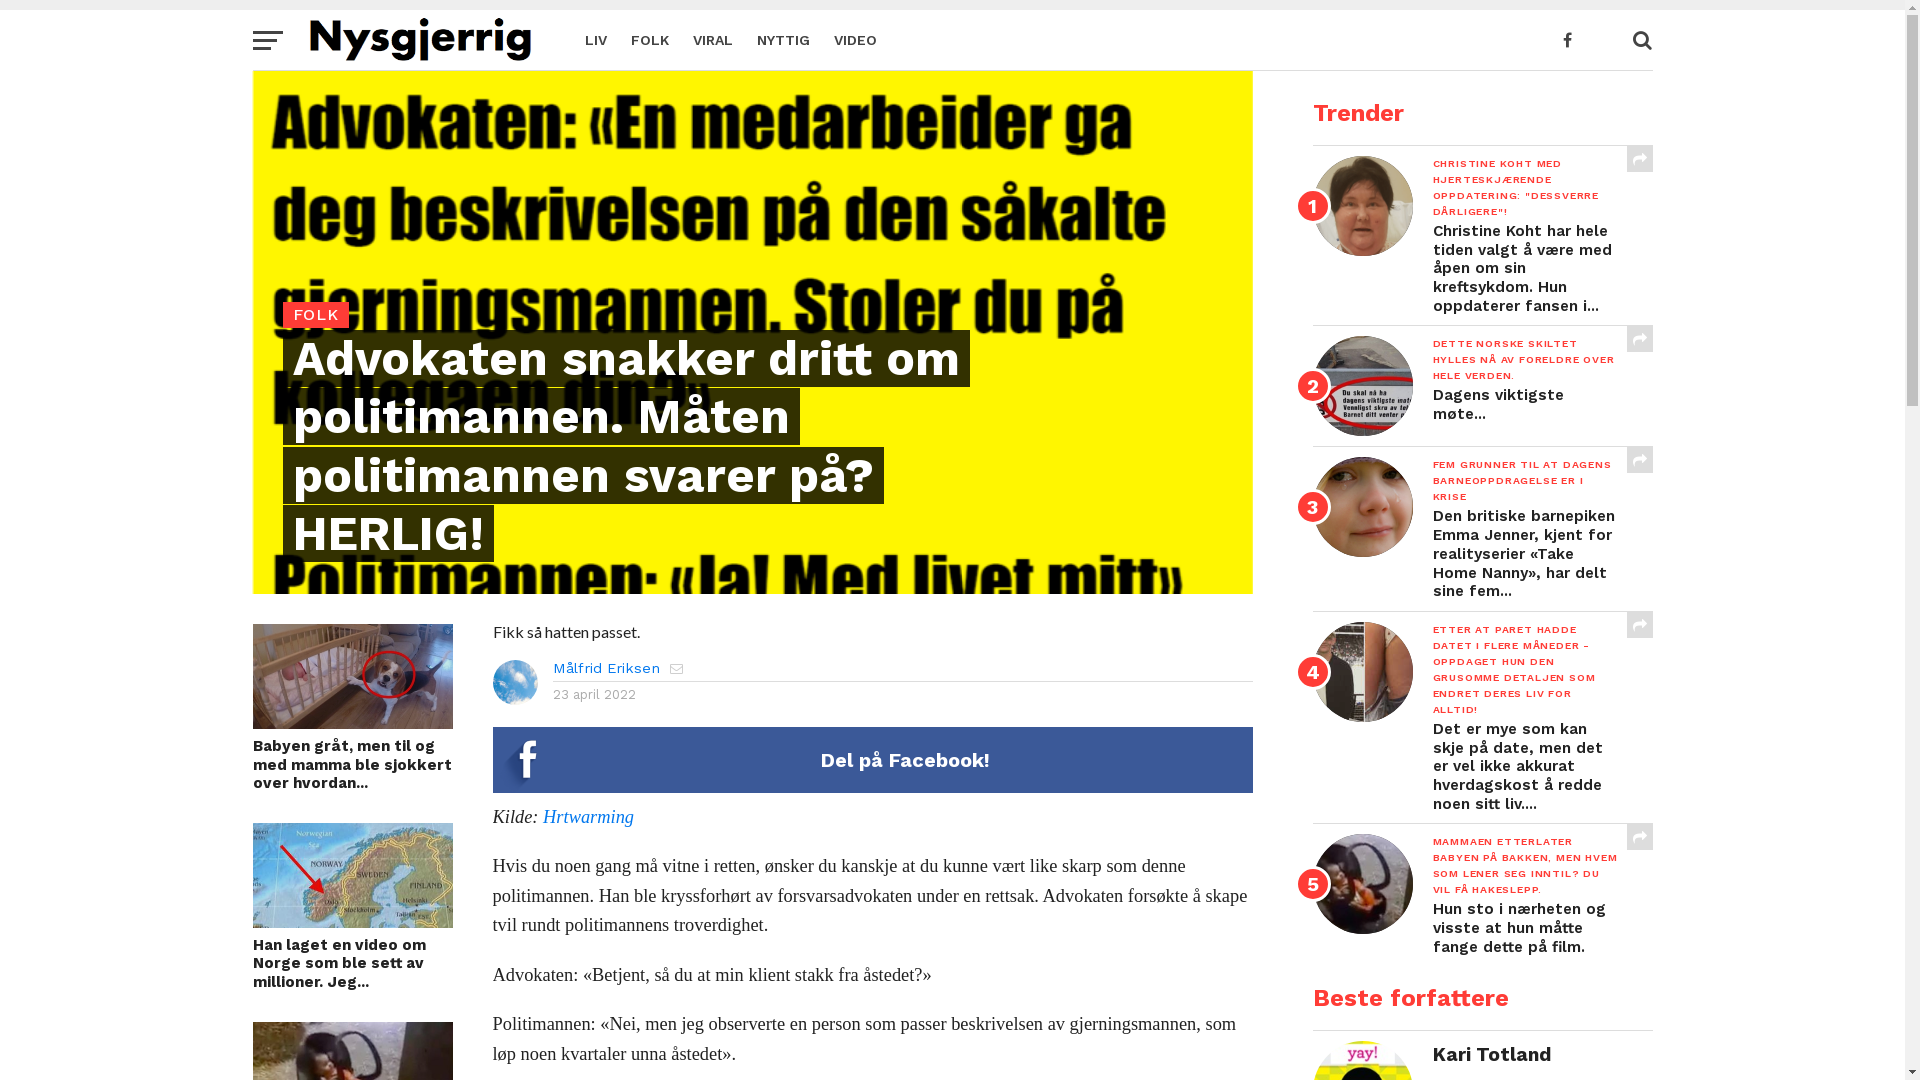 The image size is (1920, 1080). I want to click on 'VIRAL', so click(711, 39).